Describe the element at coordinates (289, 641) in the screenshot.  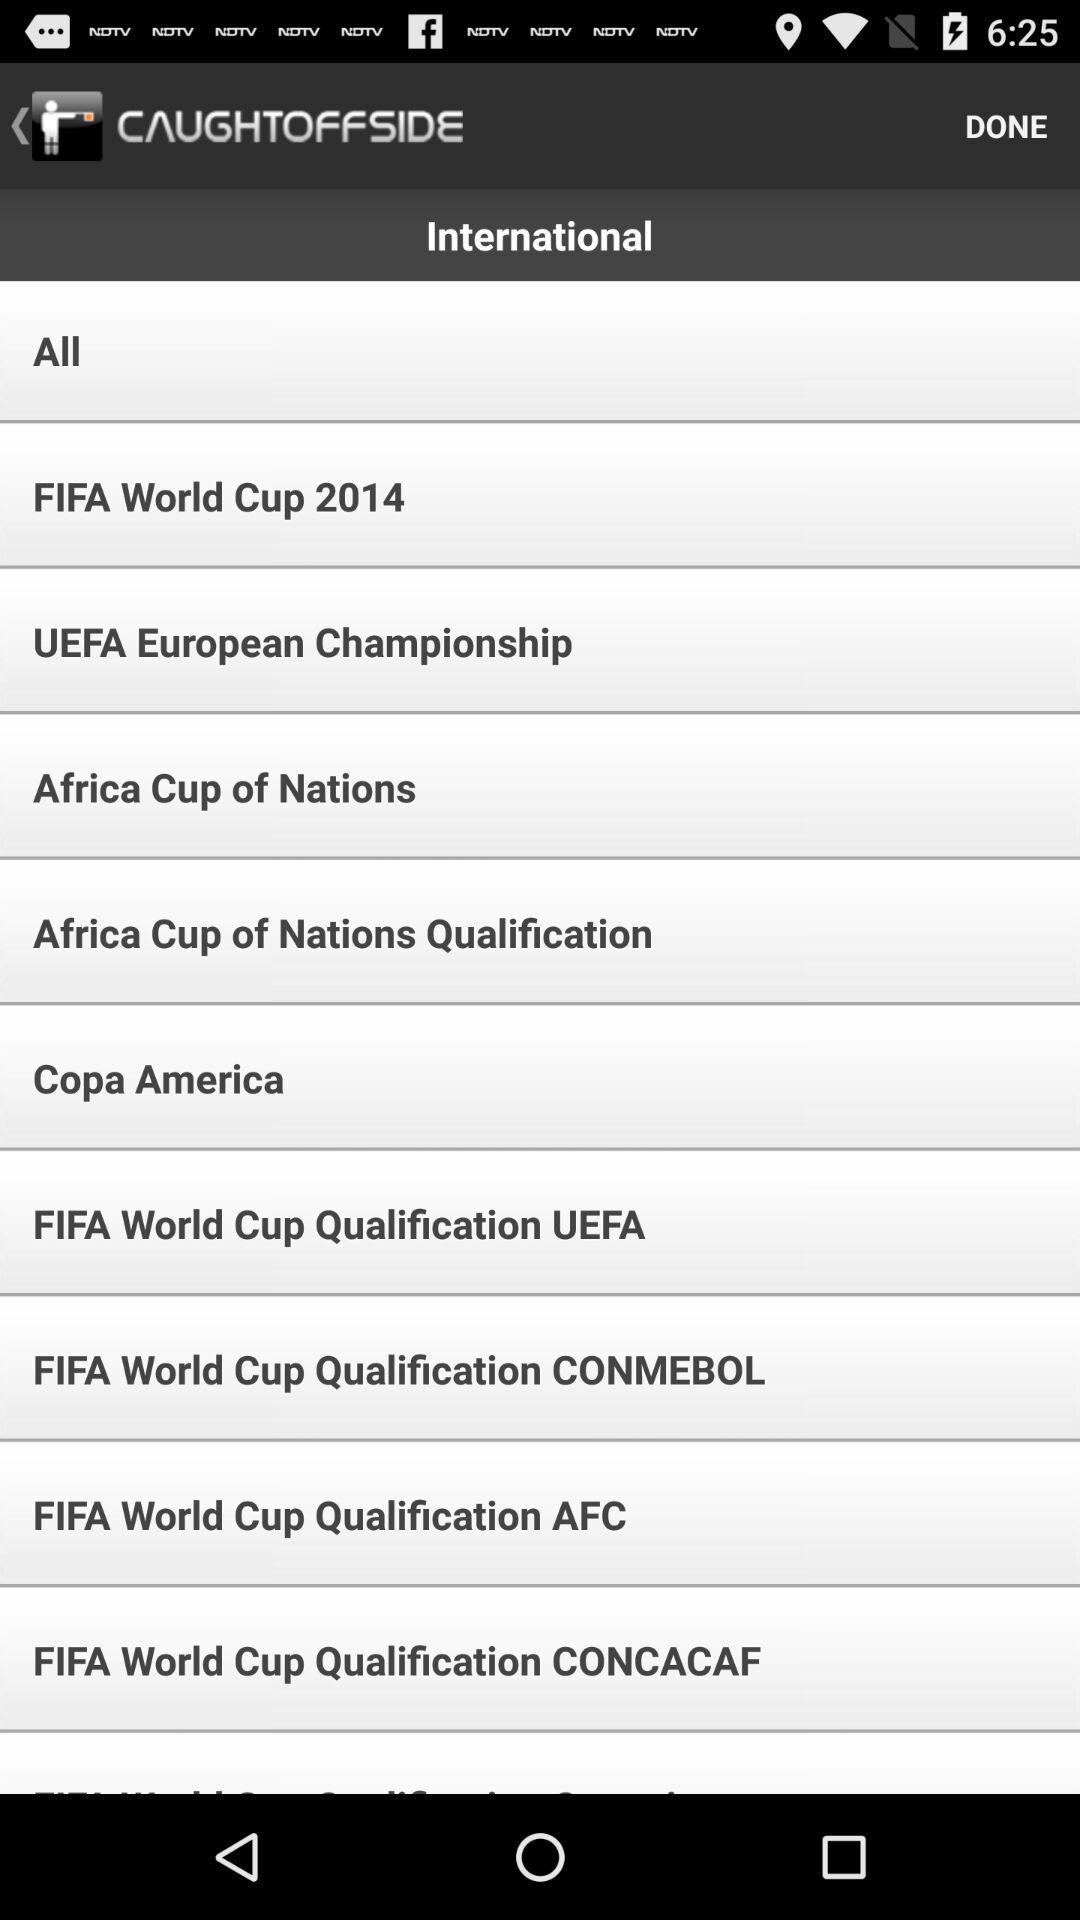
I see `the app above africa cup of icon` at that location.